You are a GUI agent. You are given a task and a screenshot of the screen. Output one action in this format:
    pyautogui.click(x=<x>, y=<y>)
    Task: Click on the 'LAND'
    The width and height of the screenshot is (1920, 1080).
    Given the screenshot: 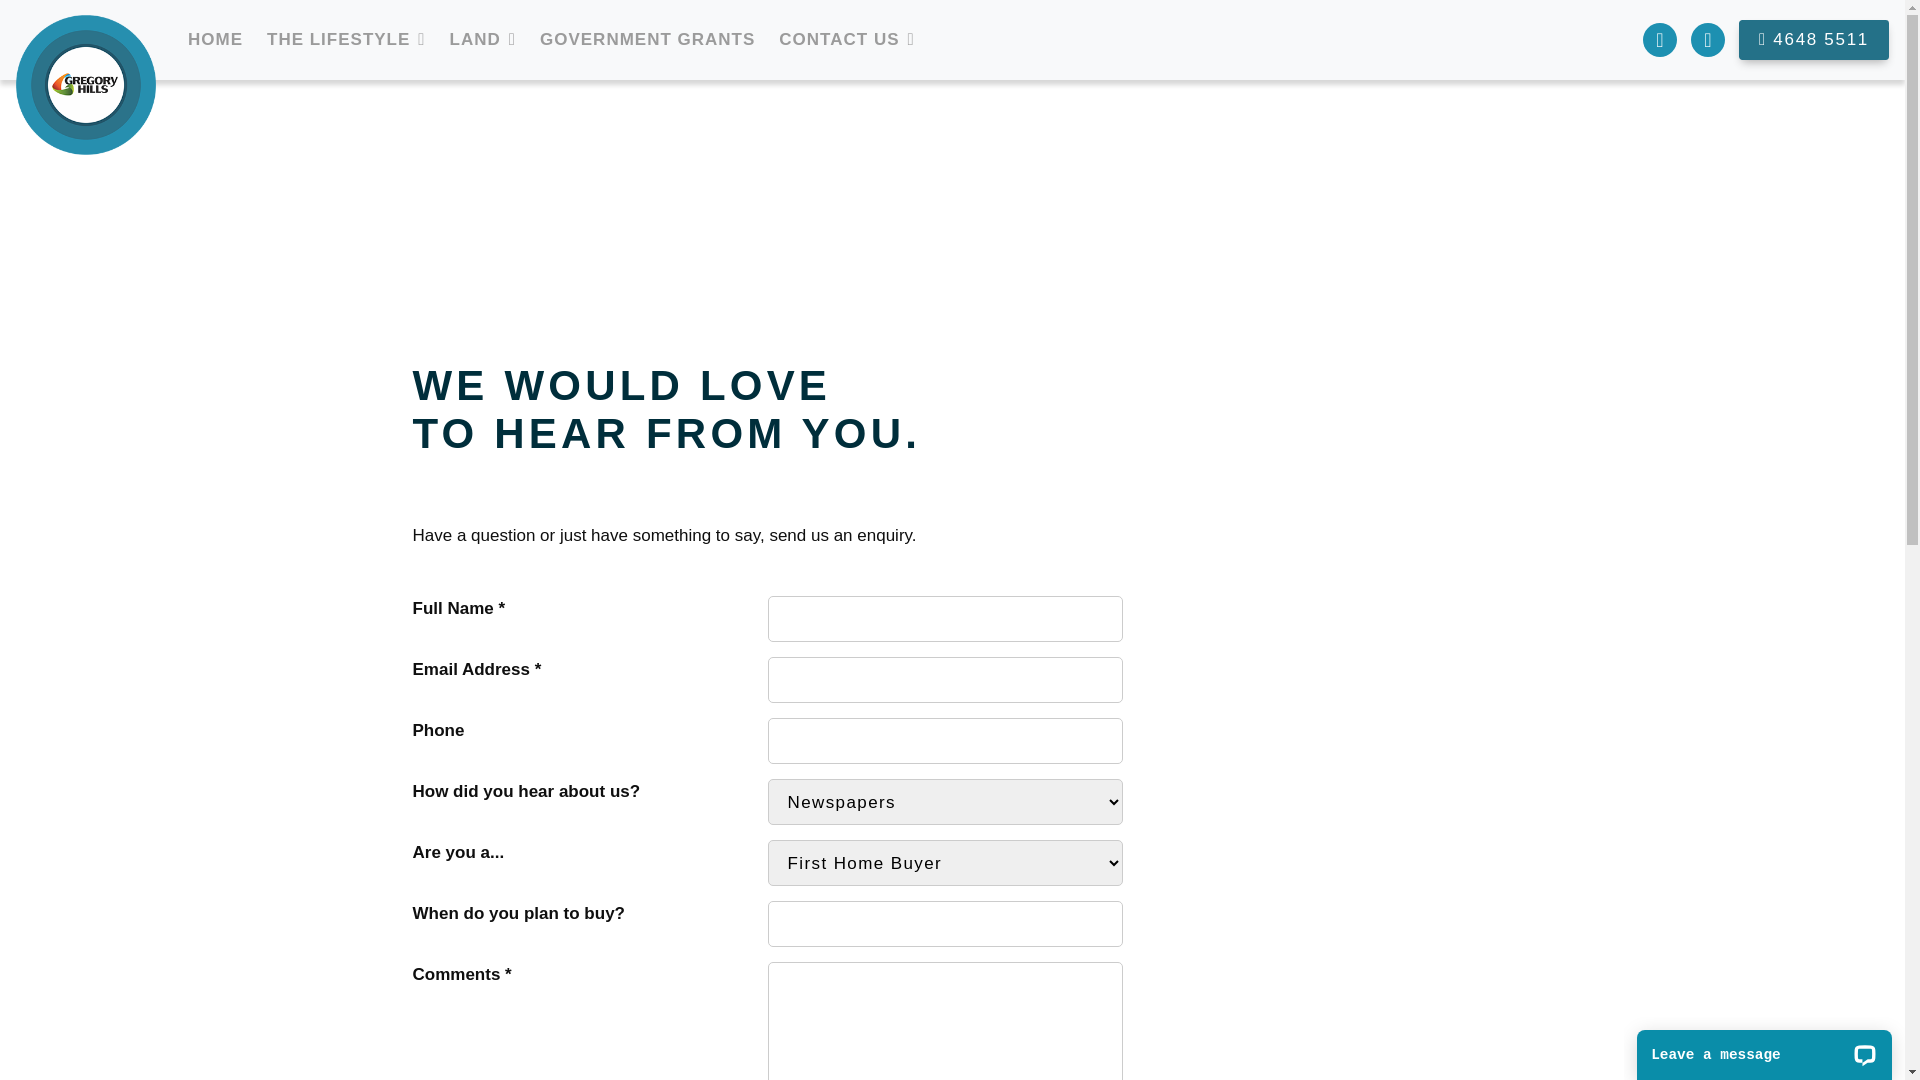 What is the action you would take?
    pyautogui.click(x=474, y=39)
    